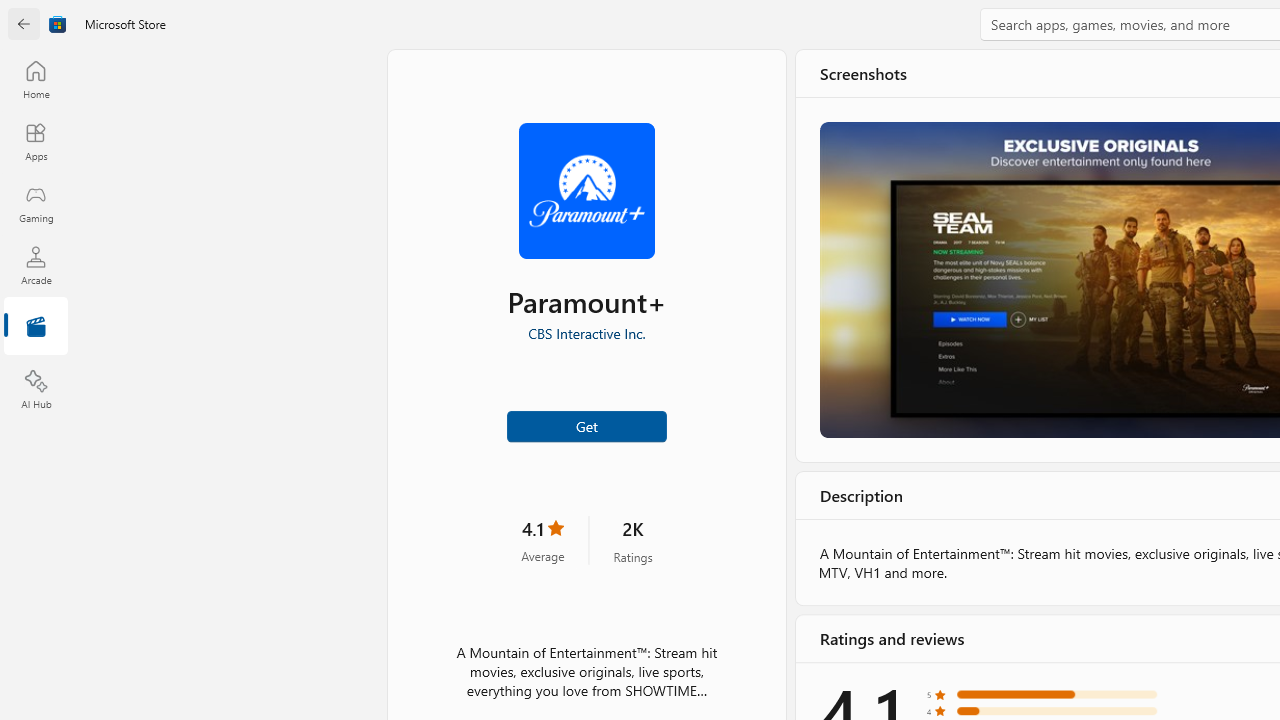 This screenshot has height=720, width=1280. I want to click on 'Home', so click(35, 78).